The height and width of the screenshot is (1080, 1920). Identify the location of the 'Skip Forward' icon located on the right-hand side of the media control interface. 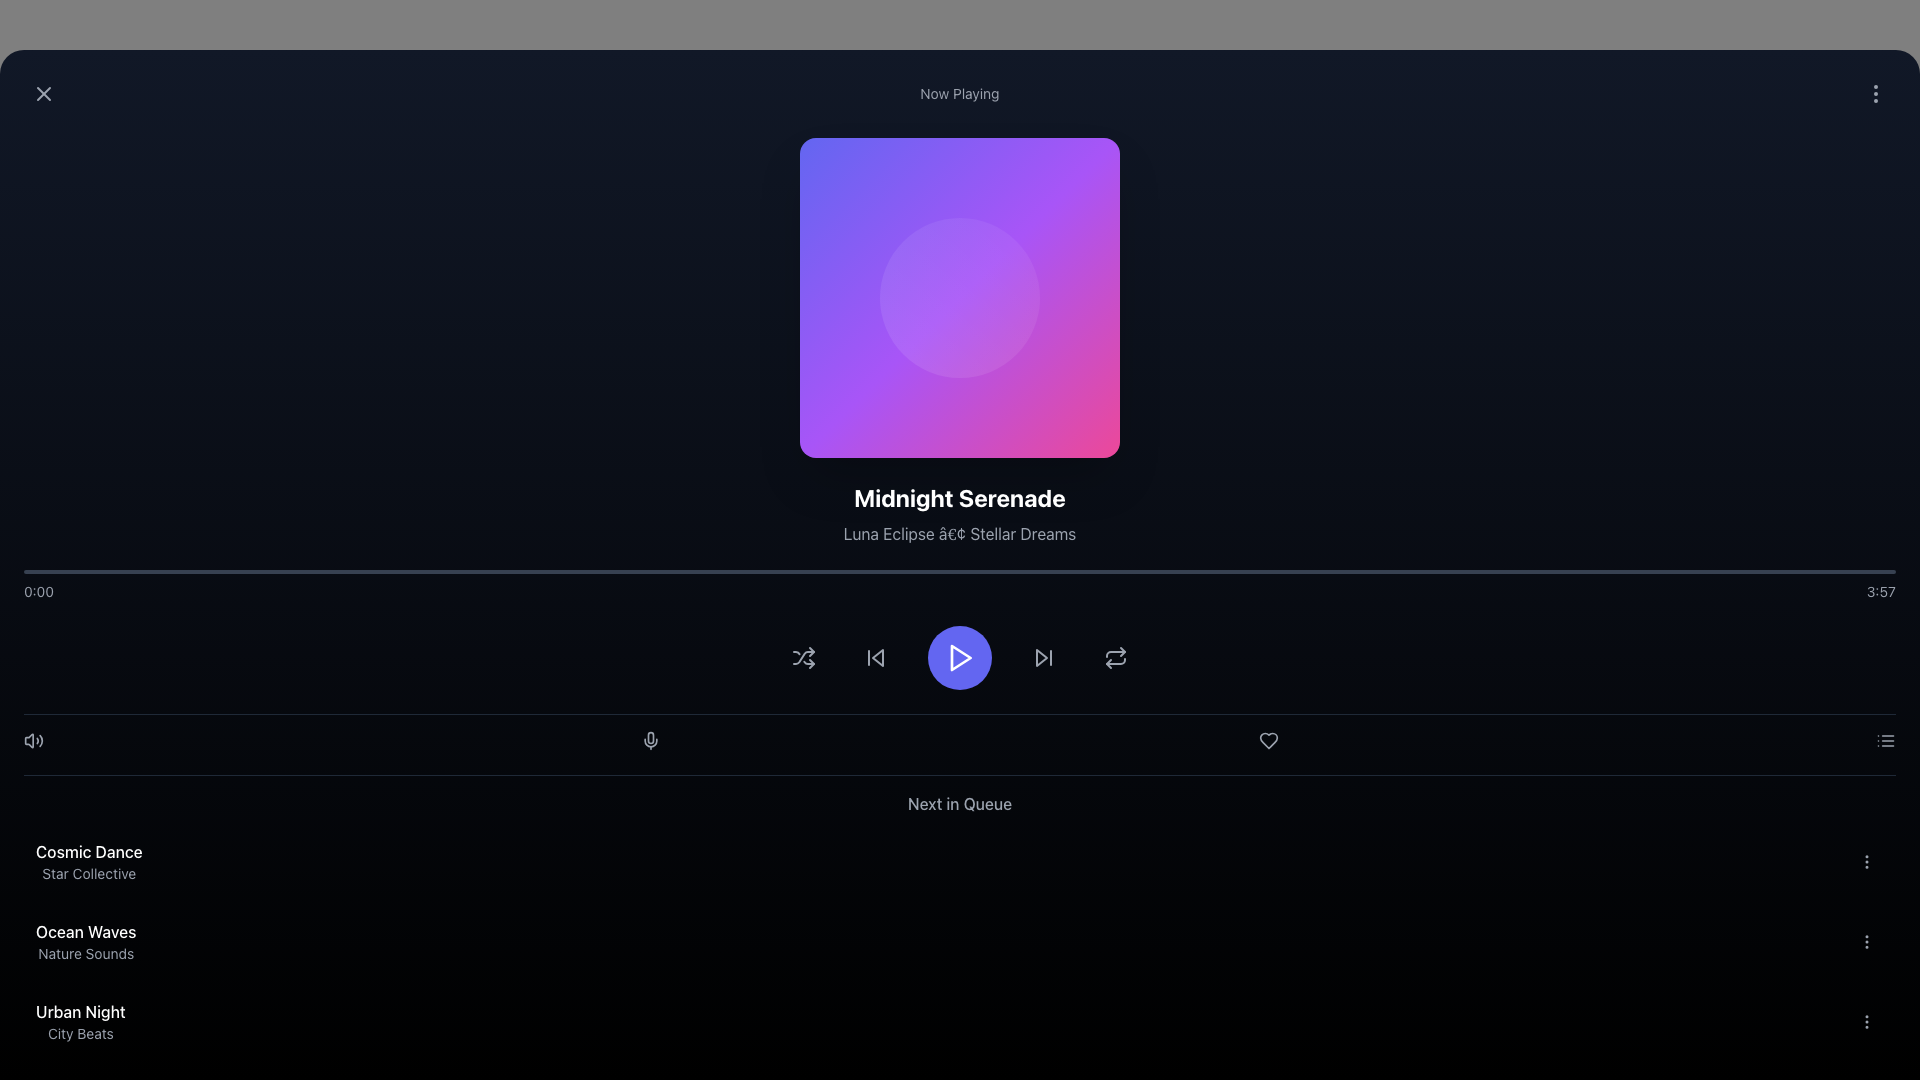
(1040, 658).